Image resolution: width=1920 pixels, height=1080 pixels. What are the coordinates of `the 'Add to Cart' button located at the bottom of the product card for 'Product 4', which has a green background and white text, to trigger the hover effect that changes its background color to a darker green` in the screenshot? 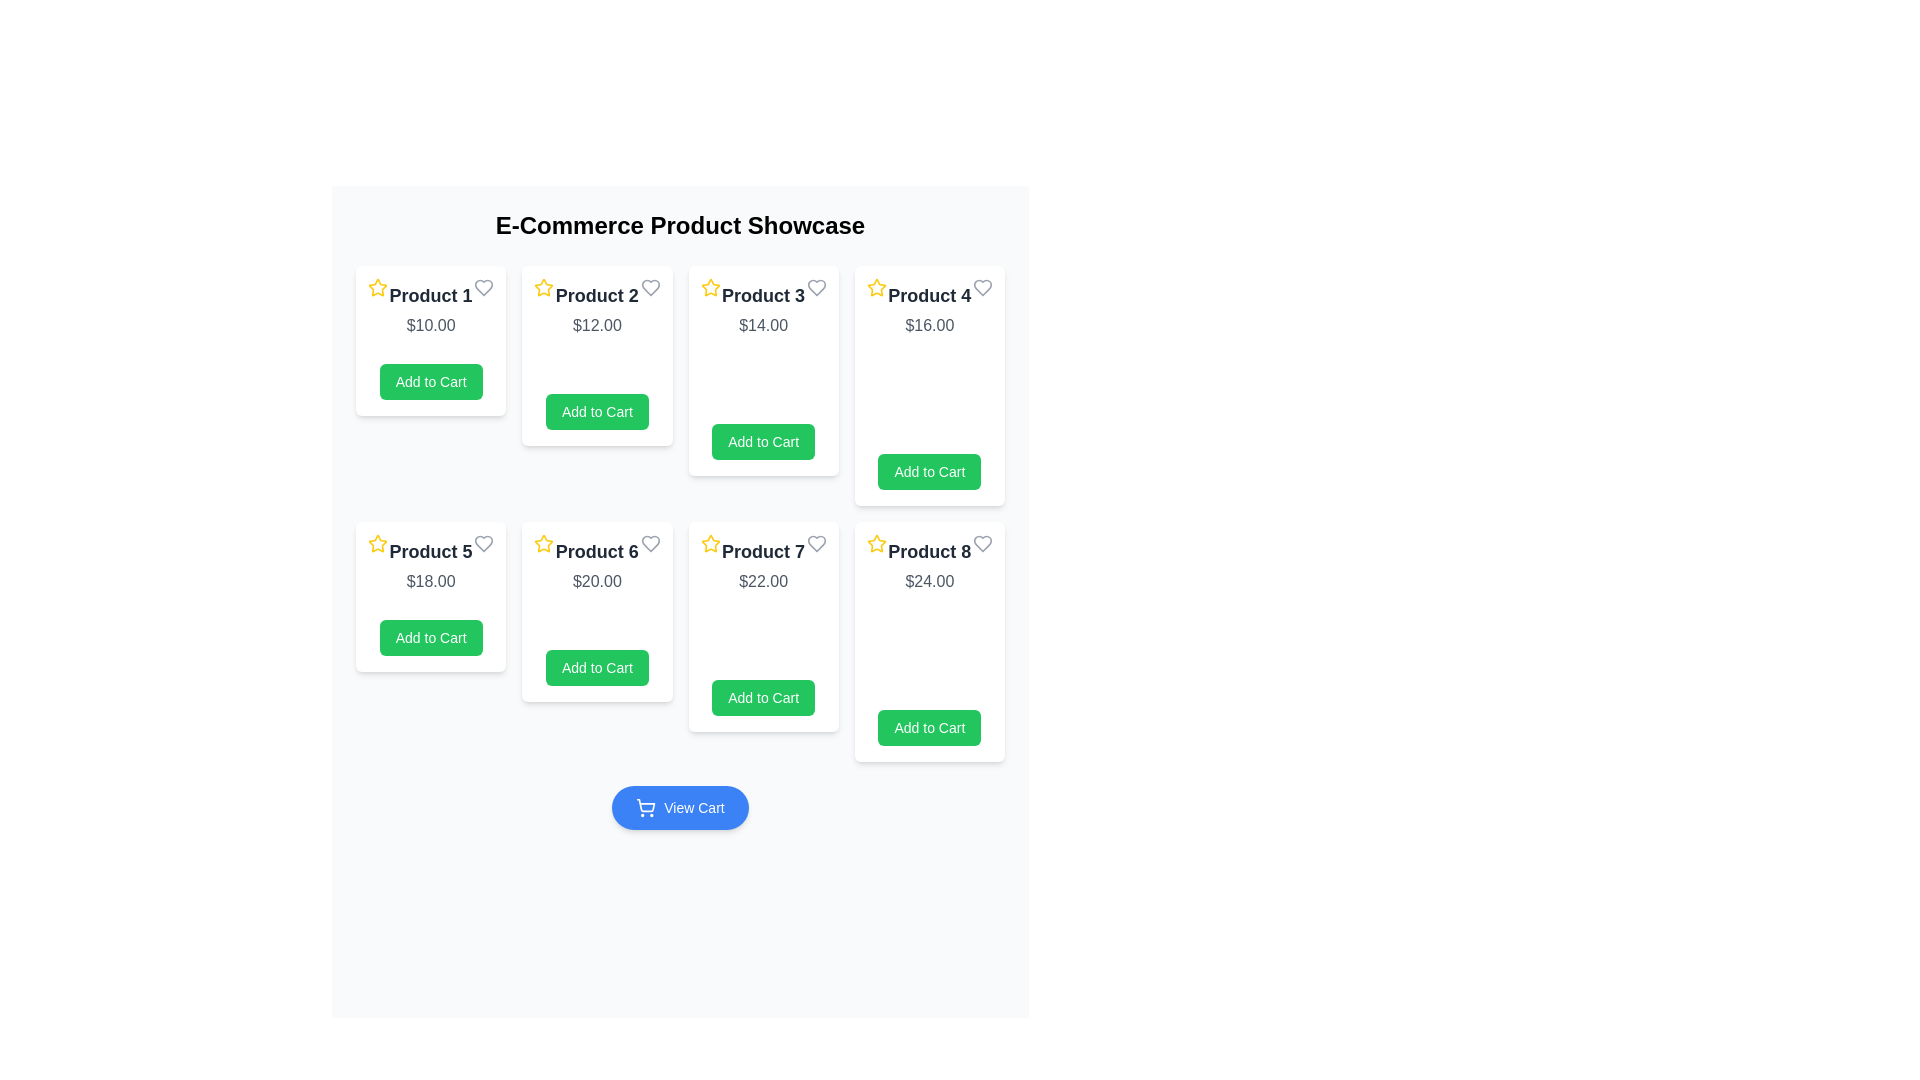 It's located at (928, 471).